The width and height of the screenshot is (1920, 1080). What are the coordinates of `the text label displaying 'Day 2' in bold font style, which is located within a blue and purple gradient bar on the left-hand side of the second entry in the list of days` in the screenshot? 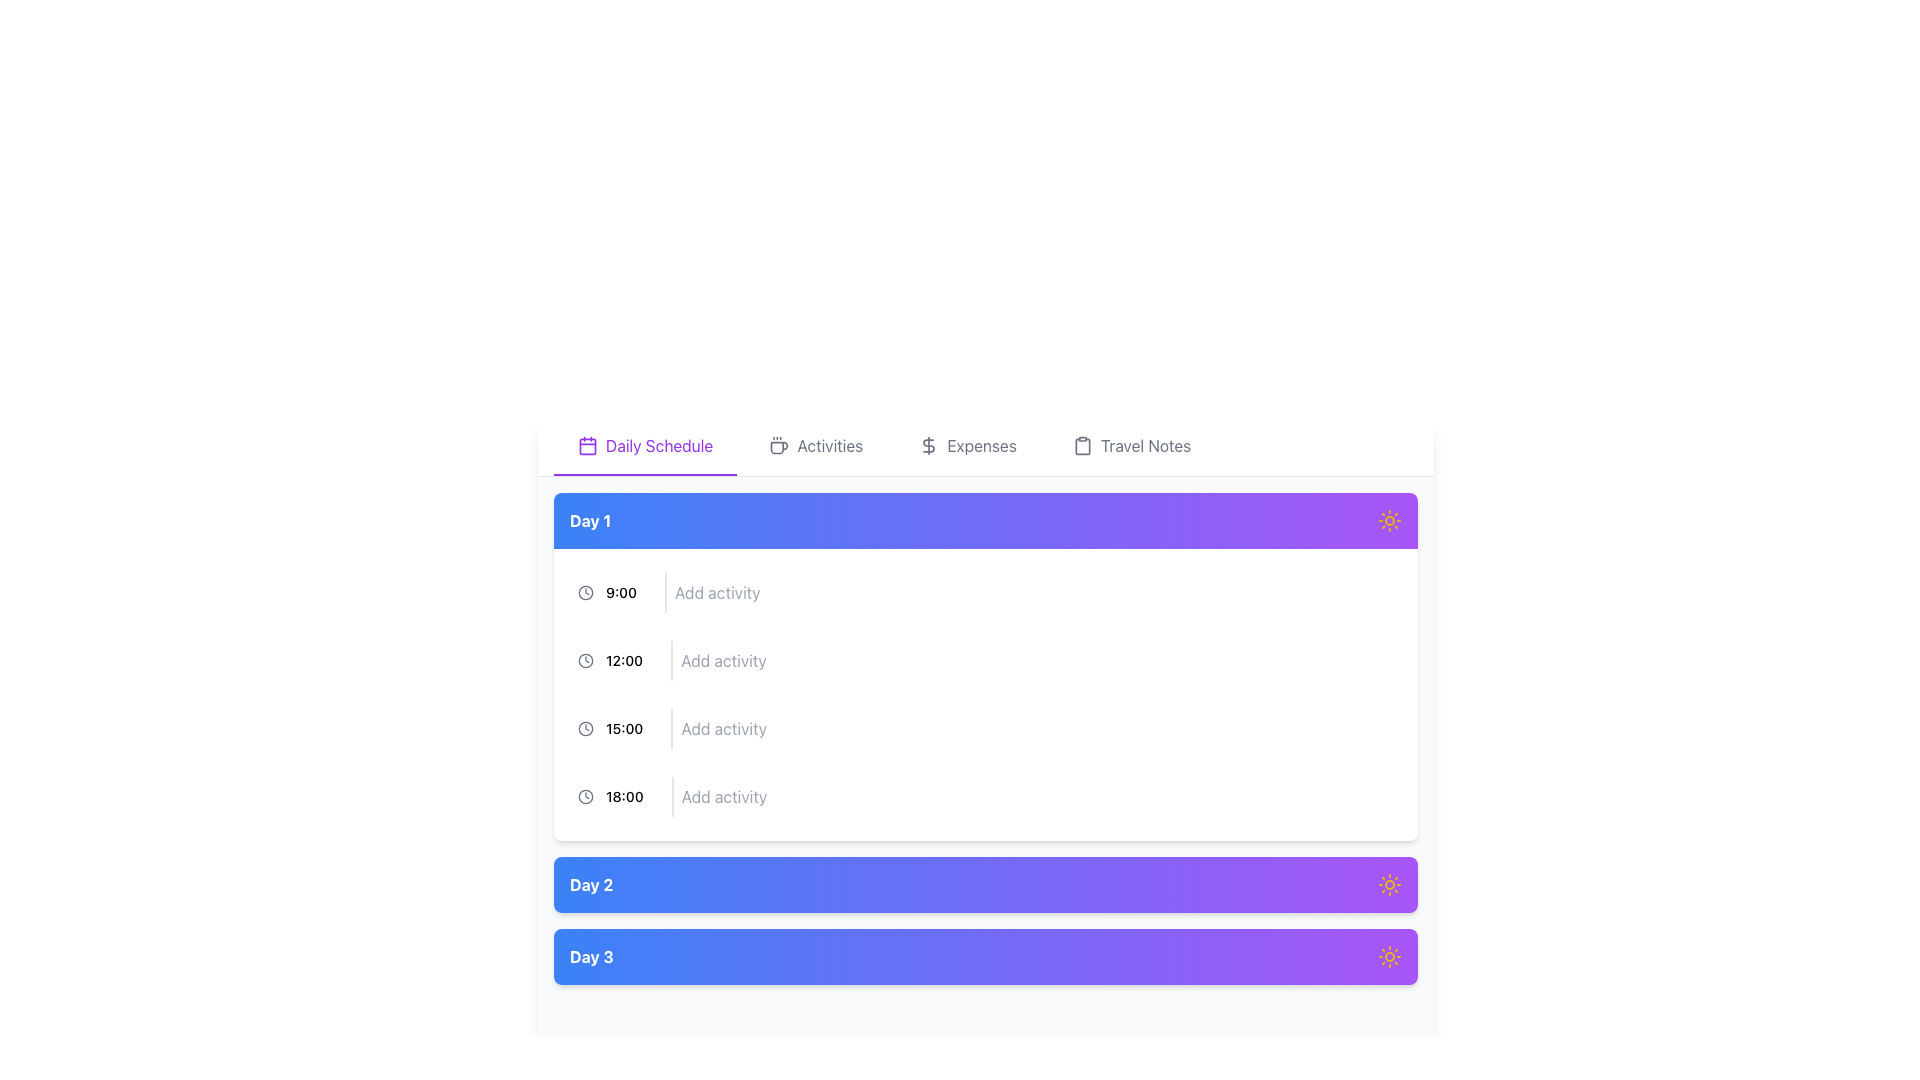 It's located at (590, 883).